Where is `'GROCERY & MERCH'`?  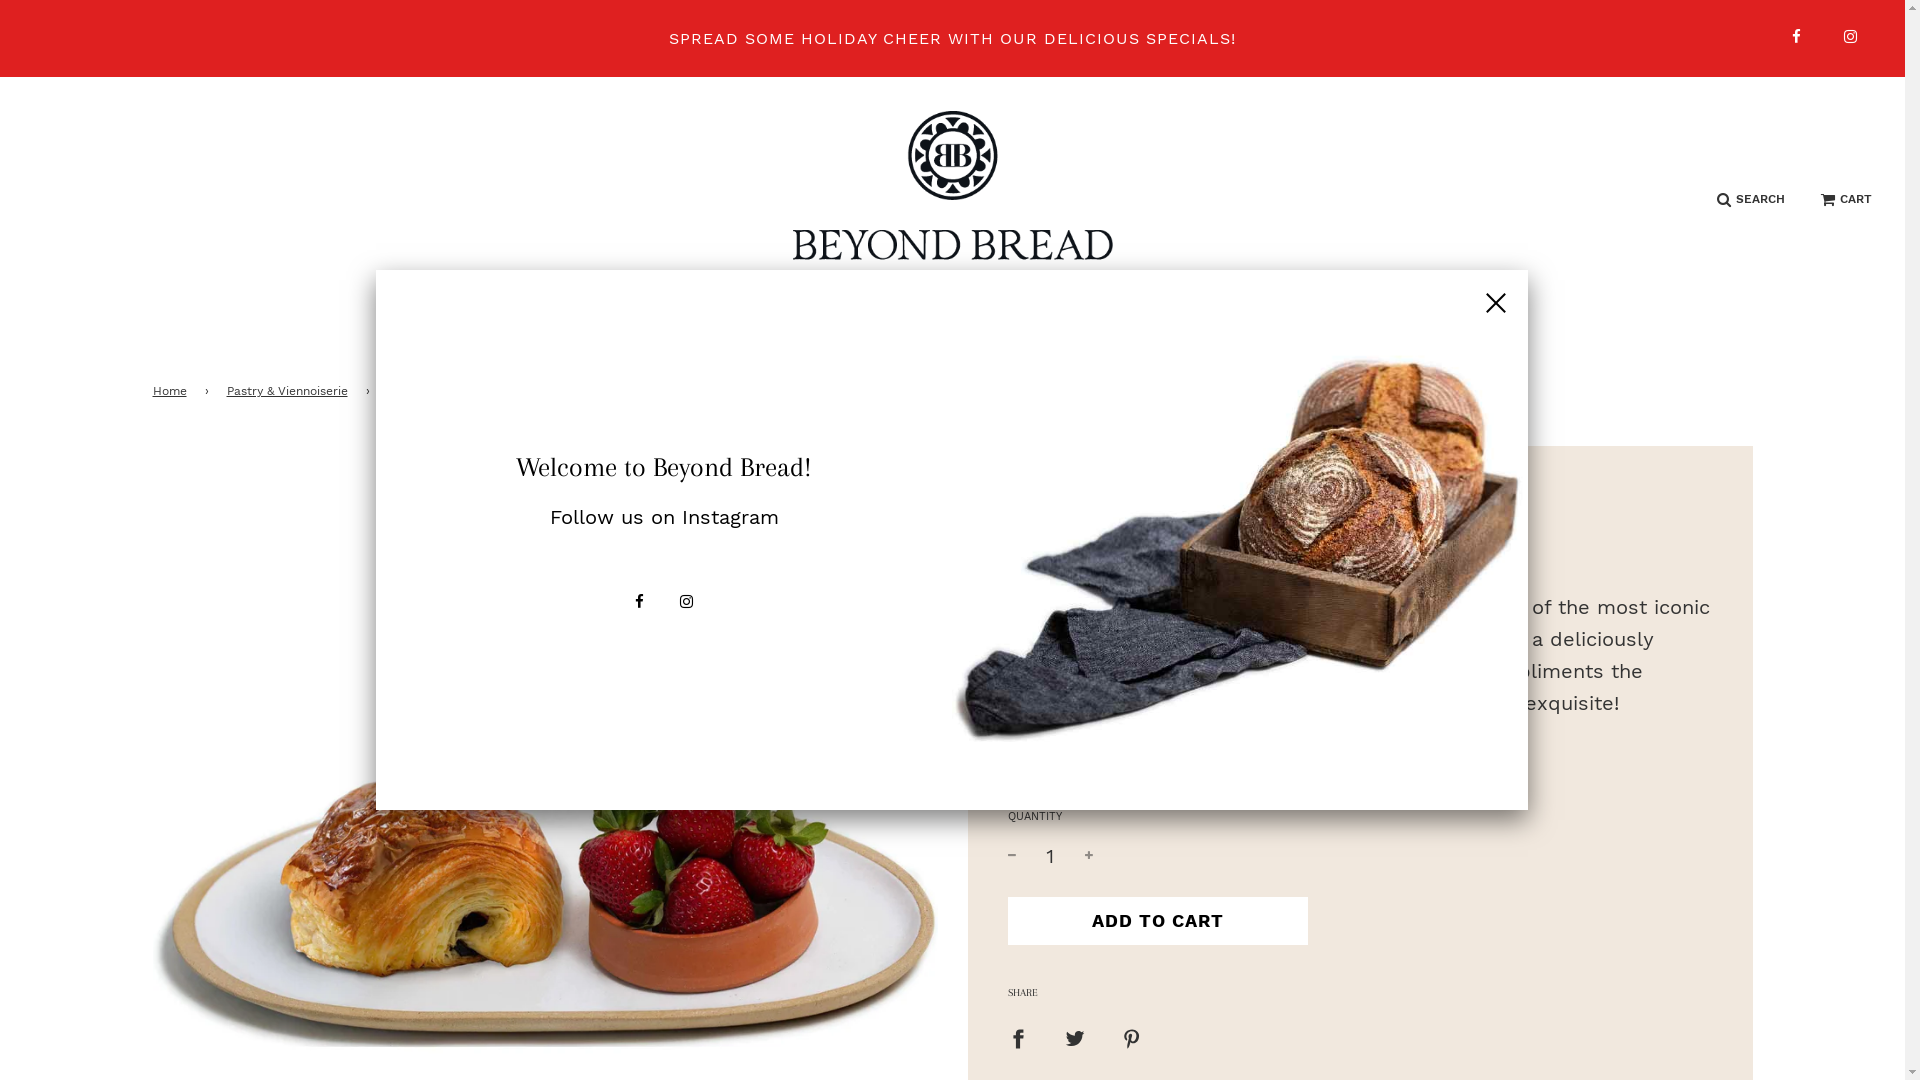
'GROCERY & MERCH' is located at coordinates (1057, 332).